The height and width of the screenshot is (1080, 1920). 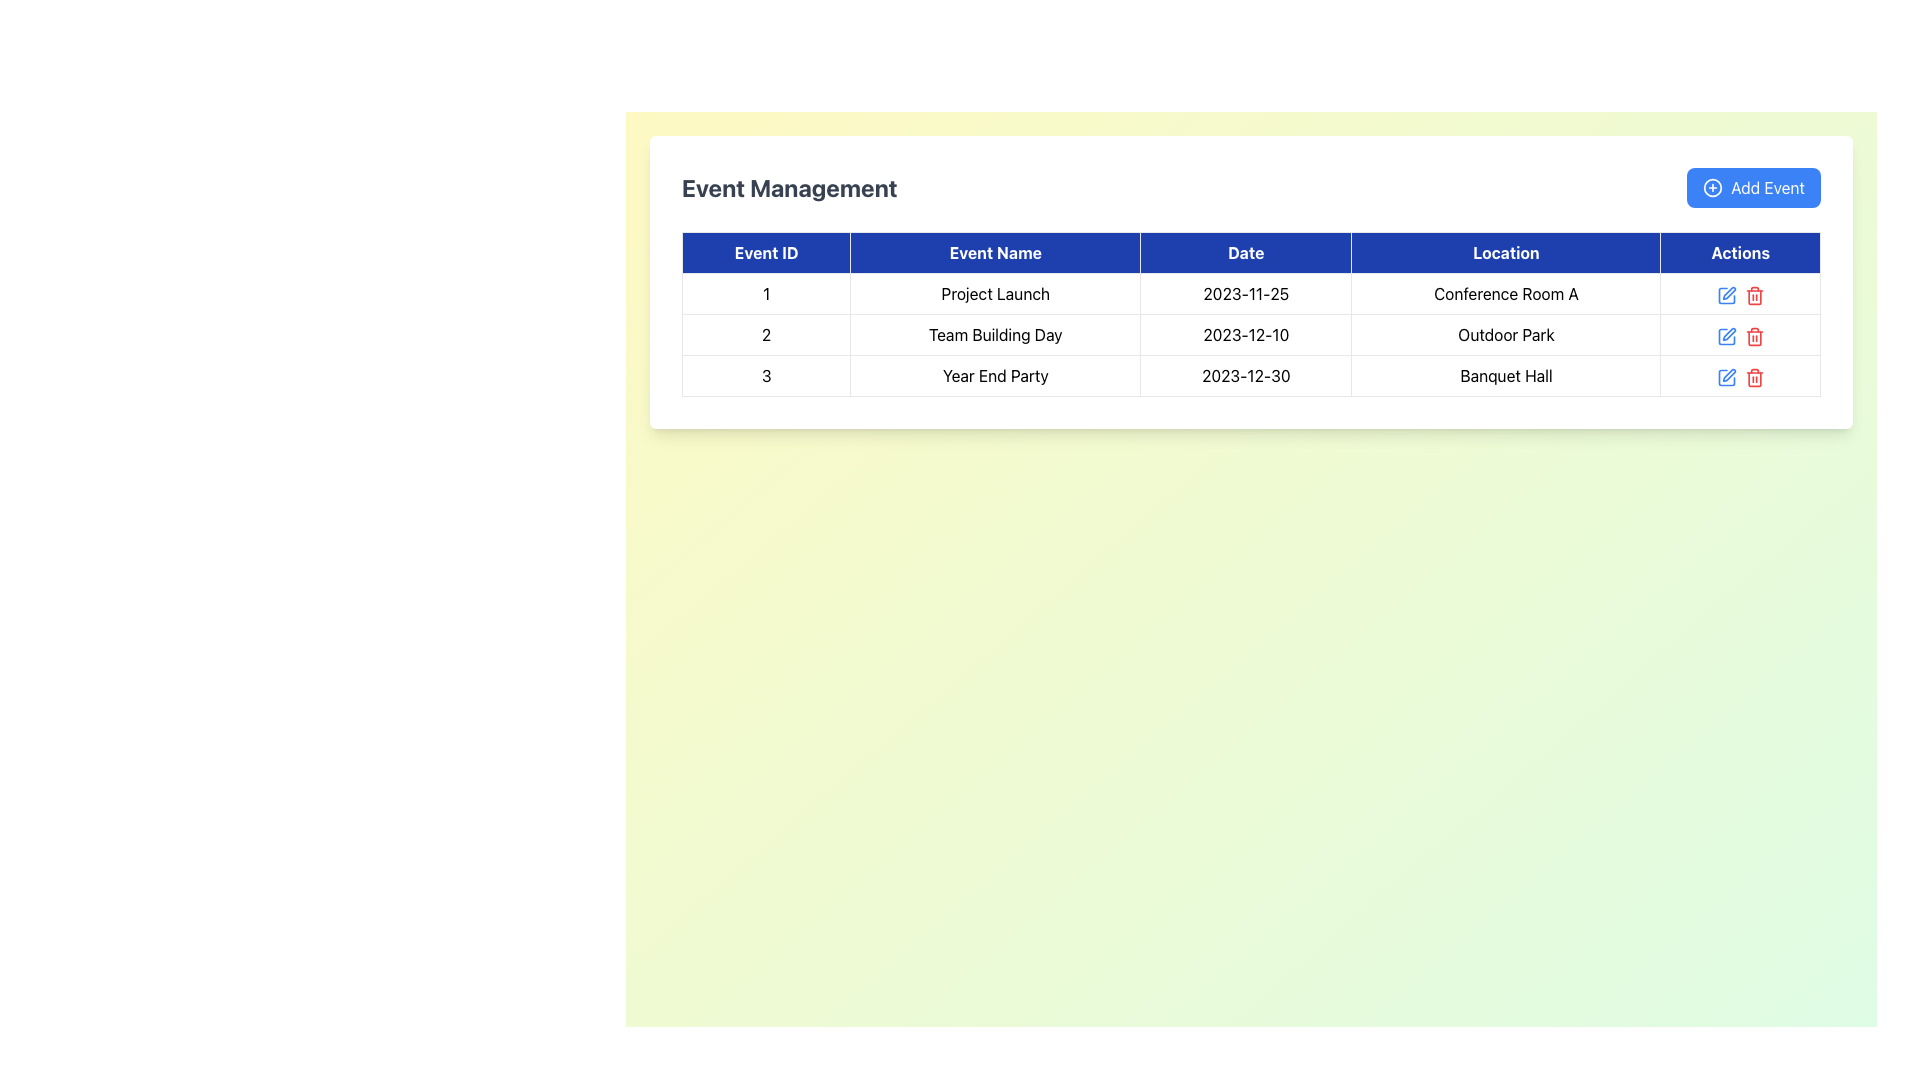 I want to click on the Text Display Cell in the fourth column of the third row of the 'Event Management' table, which corresponds to the 'Year End Party' event on '2023-12-30', so click(x=1506, y=375).